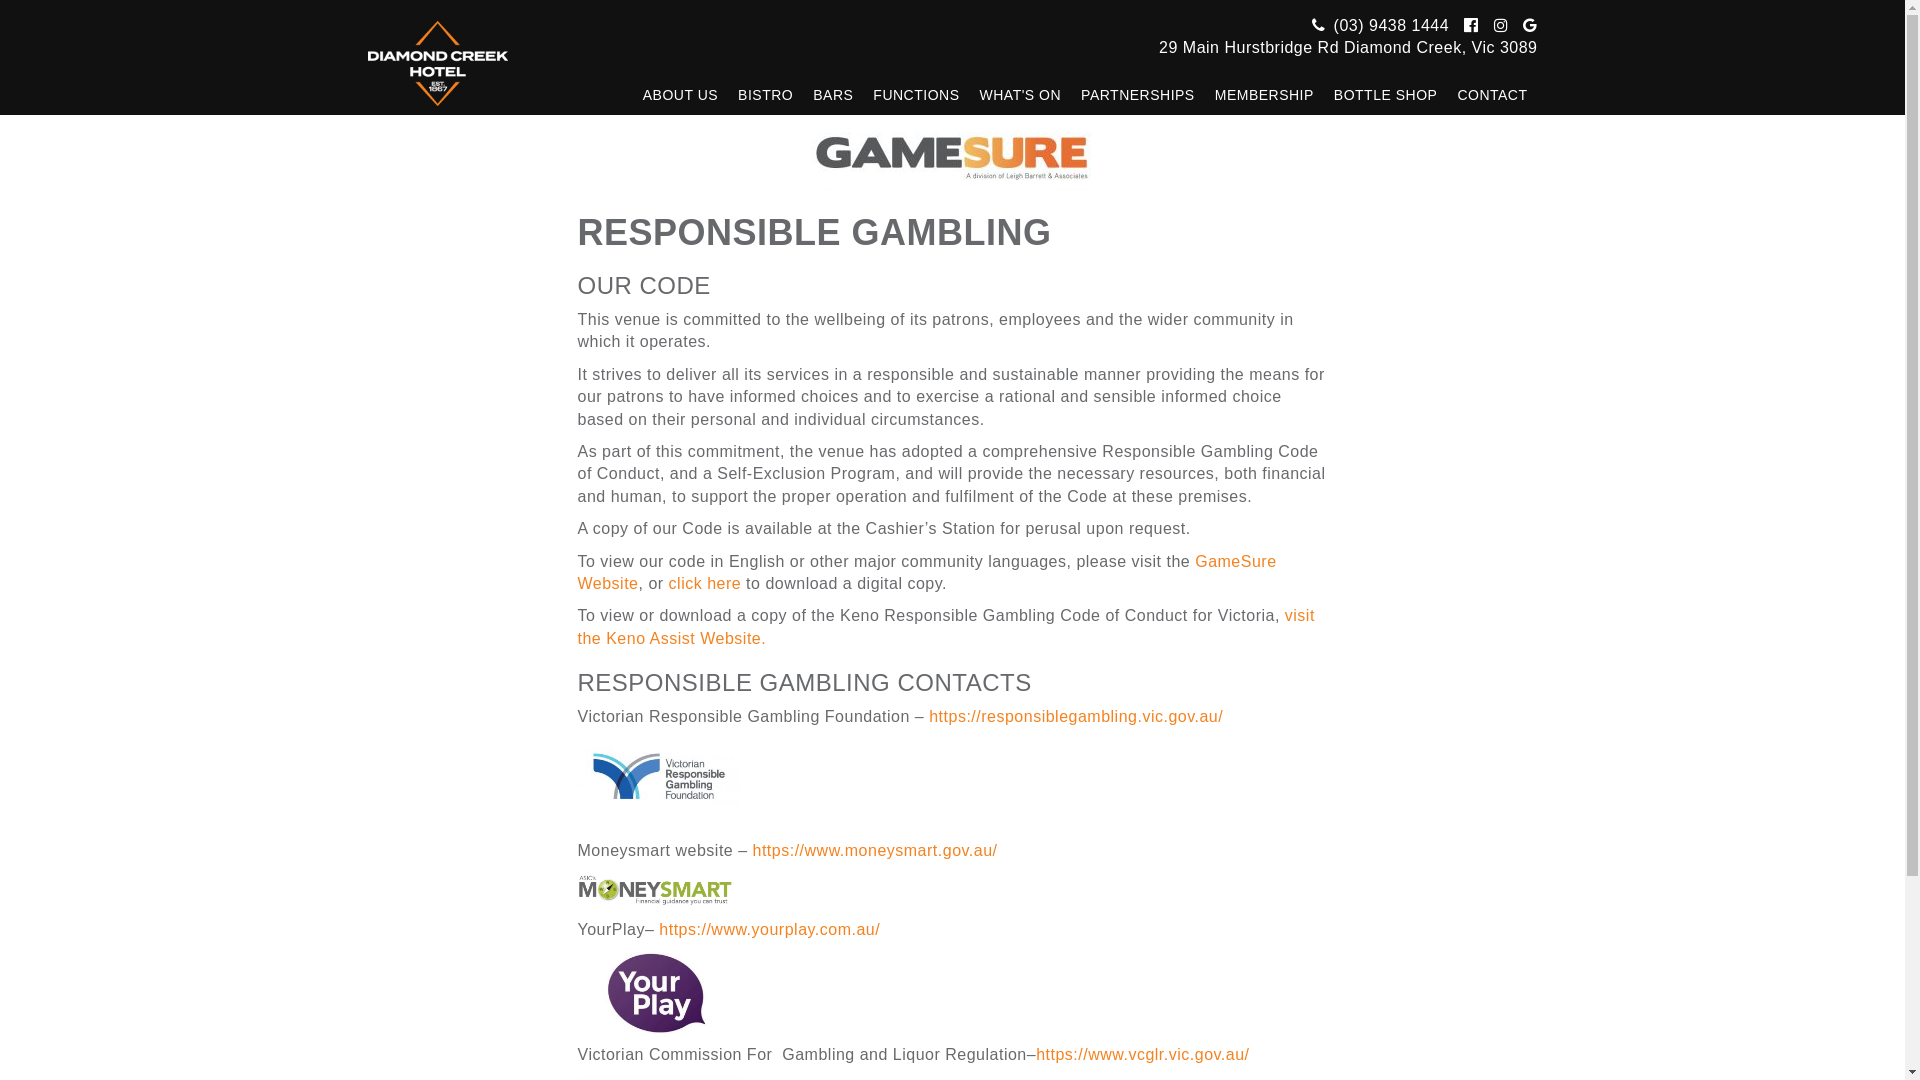  What do you see at coordinates (1074, 715) in the screenshot?
I see `'https://responsiblegambling.vic.gov.au/'` at bounding box center [1074, 715].